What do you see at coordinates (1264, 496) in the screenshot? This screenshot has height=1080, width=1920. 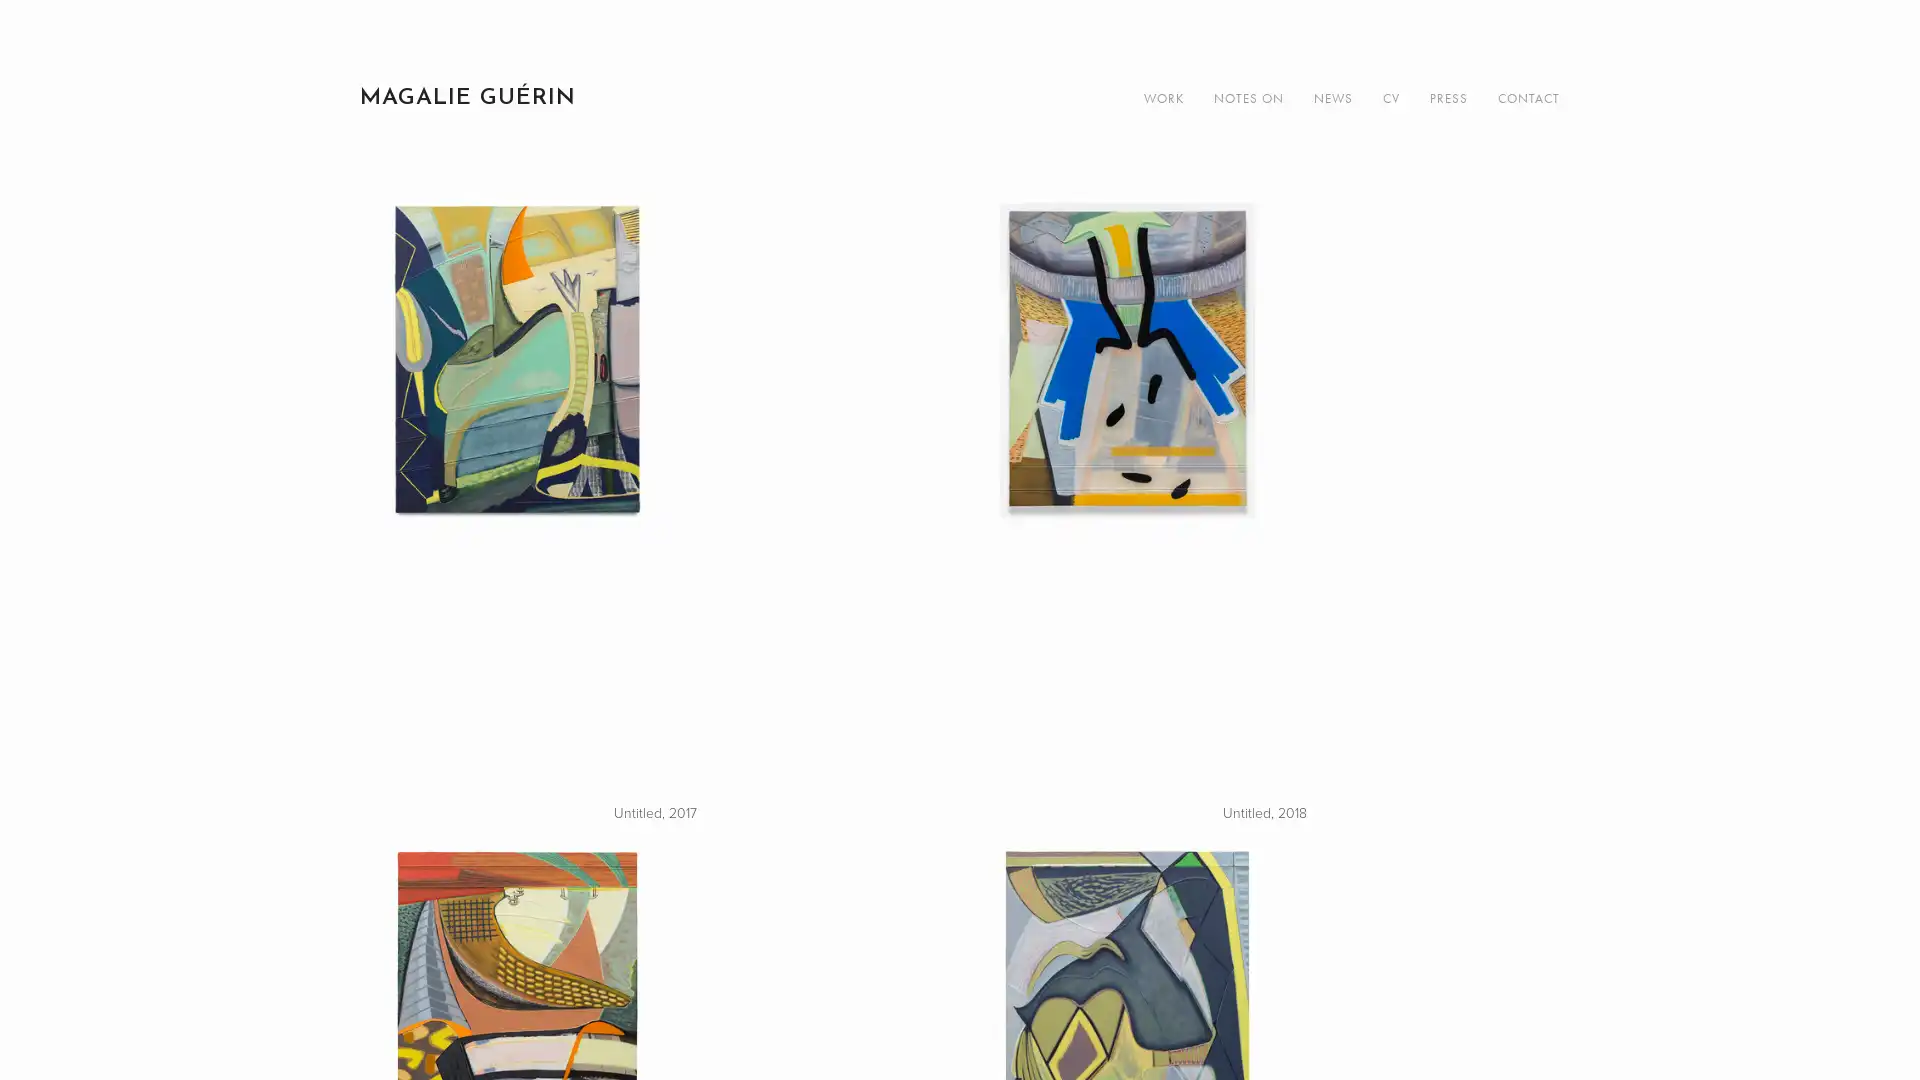 I see `View fullsize Untitled, 2018` at bounding box center [1264, 496].